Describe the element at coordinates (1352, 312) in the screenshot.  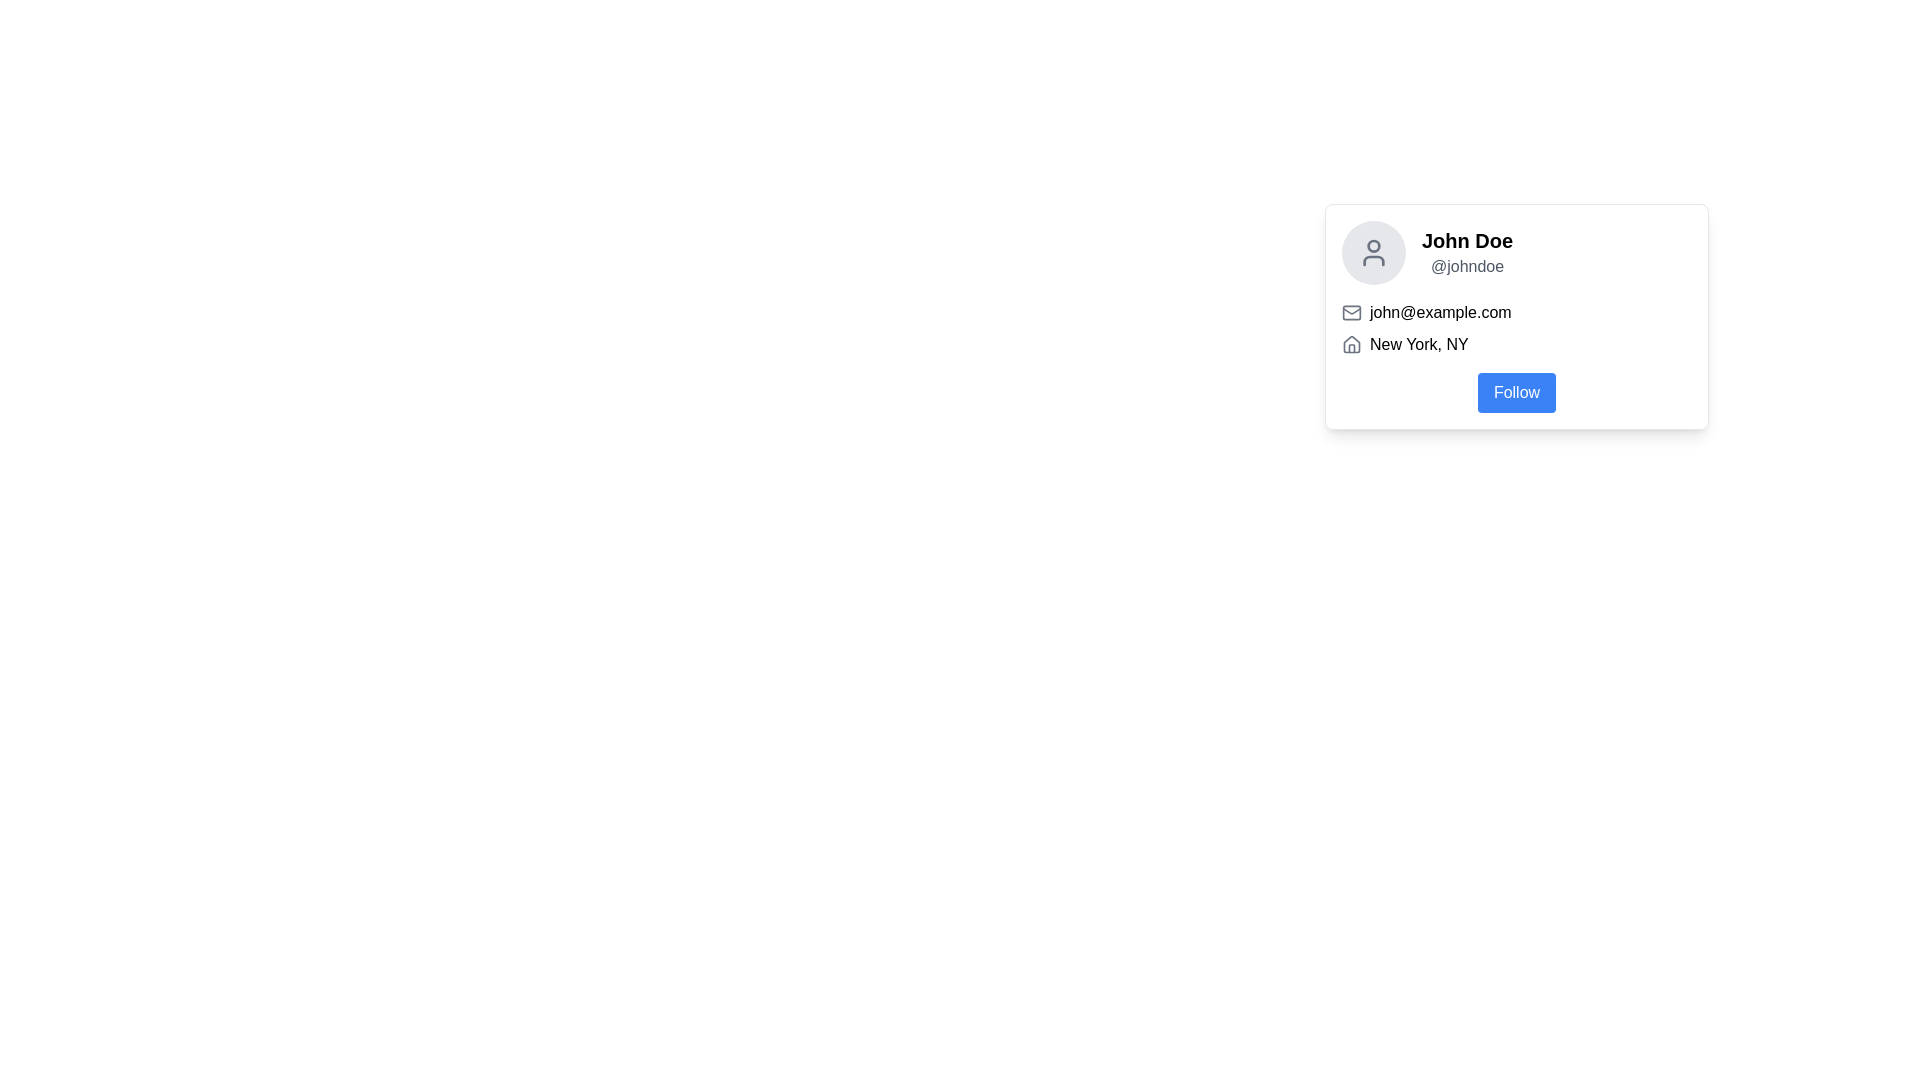
I see `the rectangular envelope icon component, which is styled with a light gray fill and rounded corners, for interactions` at that location.